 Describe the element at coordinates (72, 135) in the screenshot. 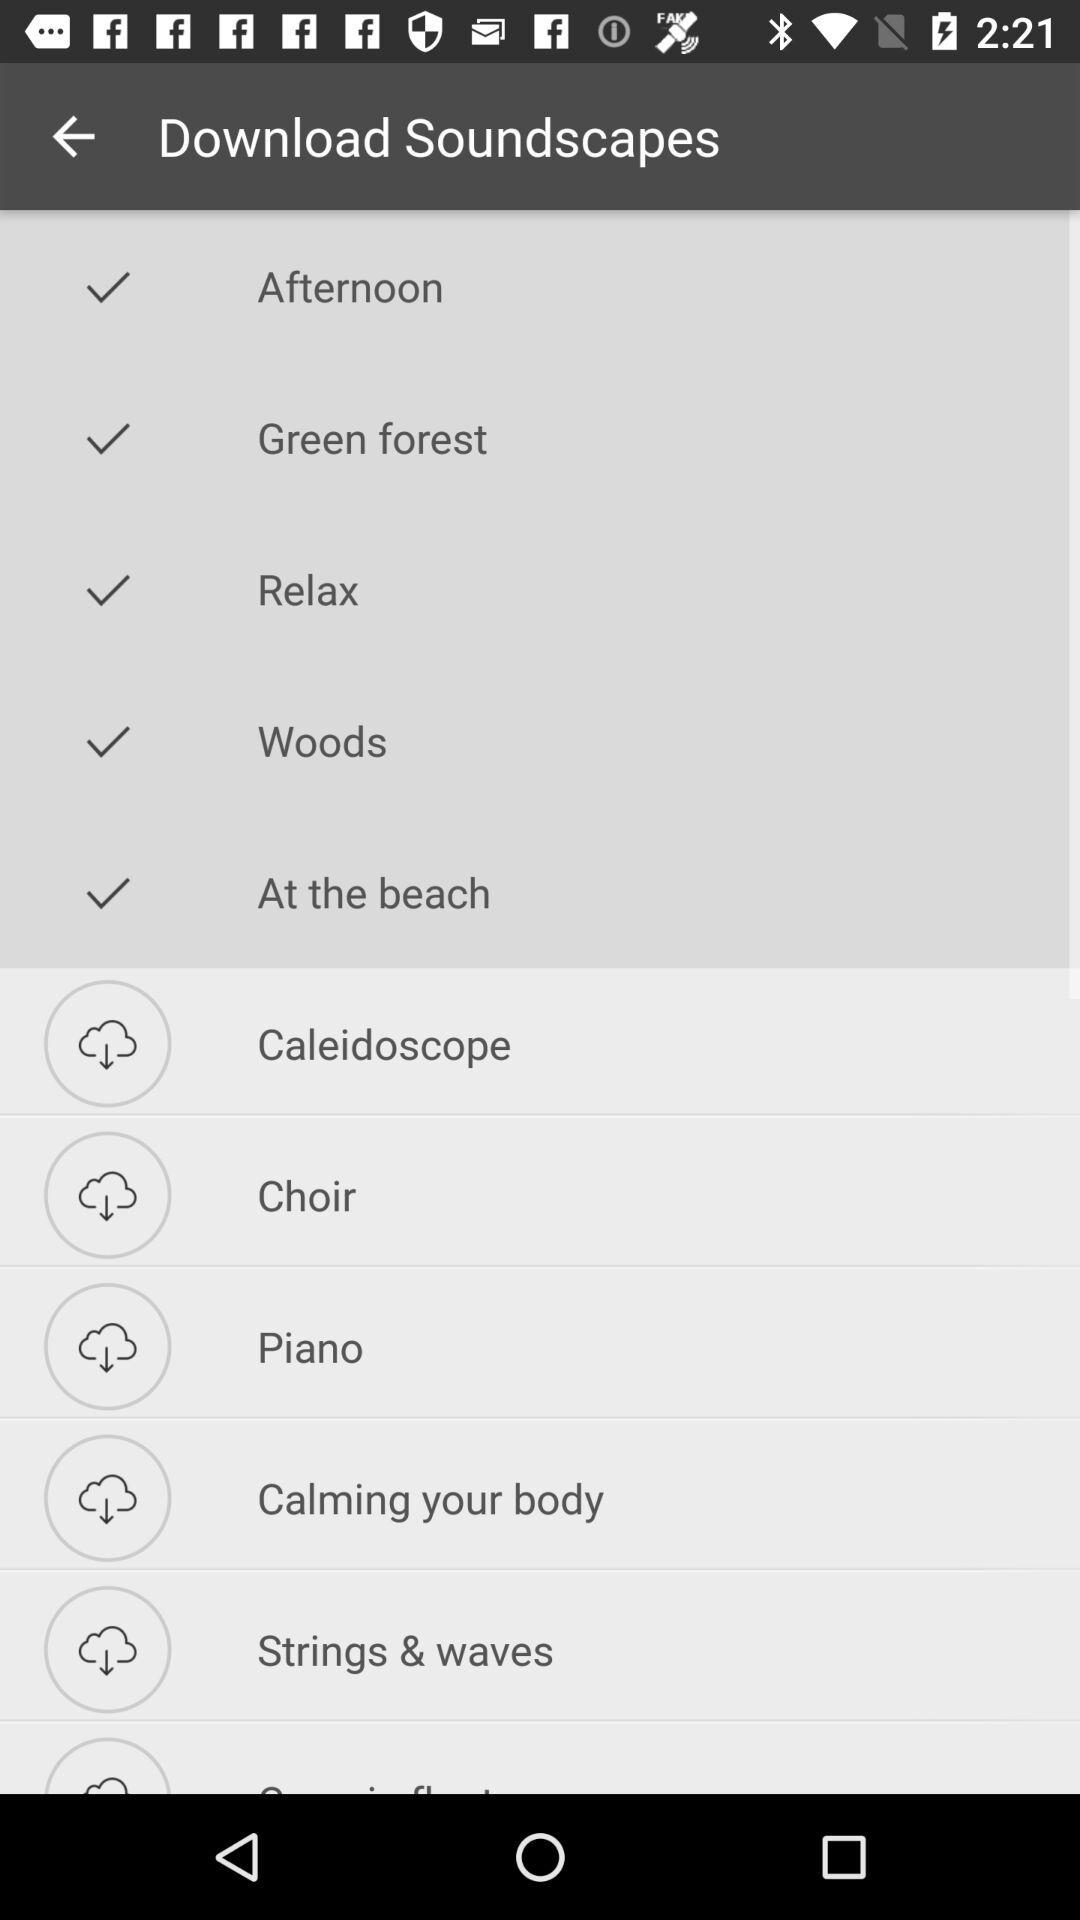

I see `app next to download soundscapes` at that location.